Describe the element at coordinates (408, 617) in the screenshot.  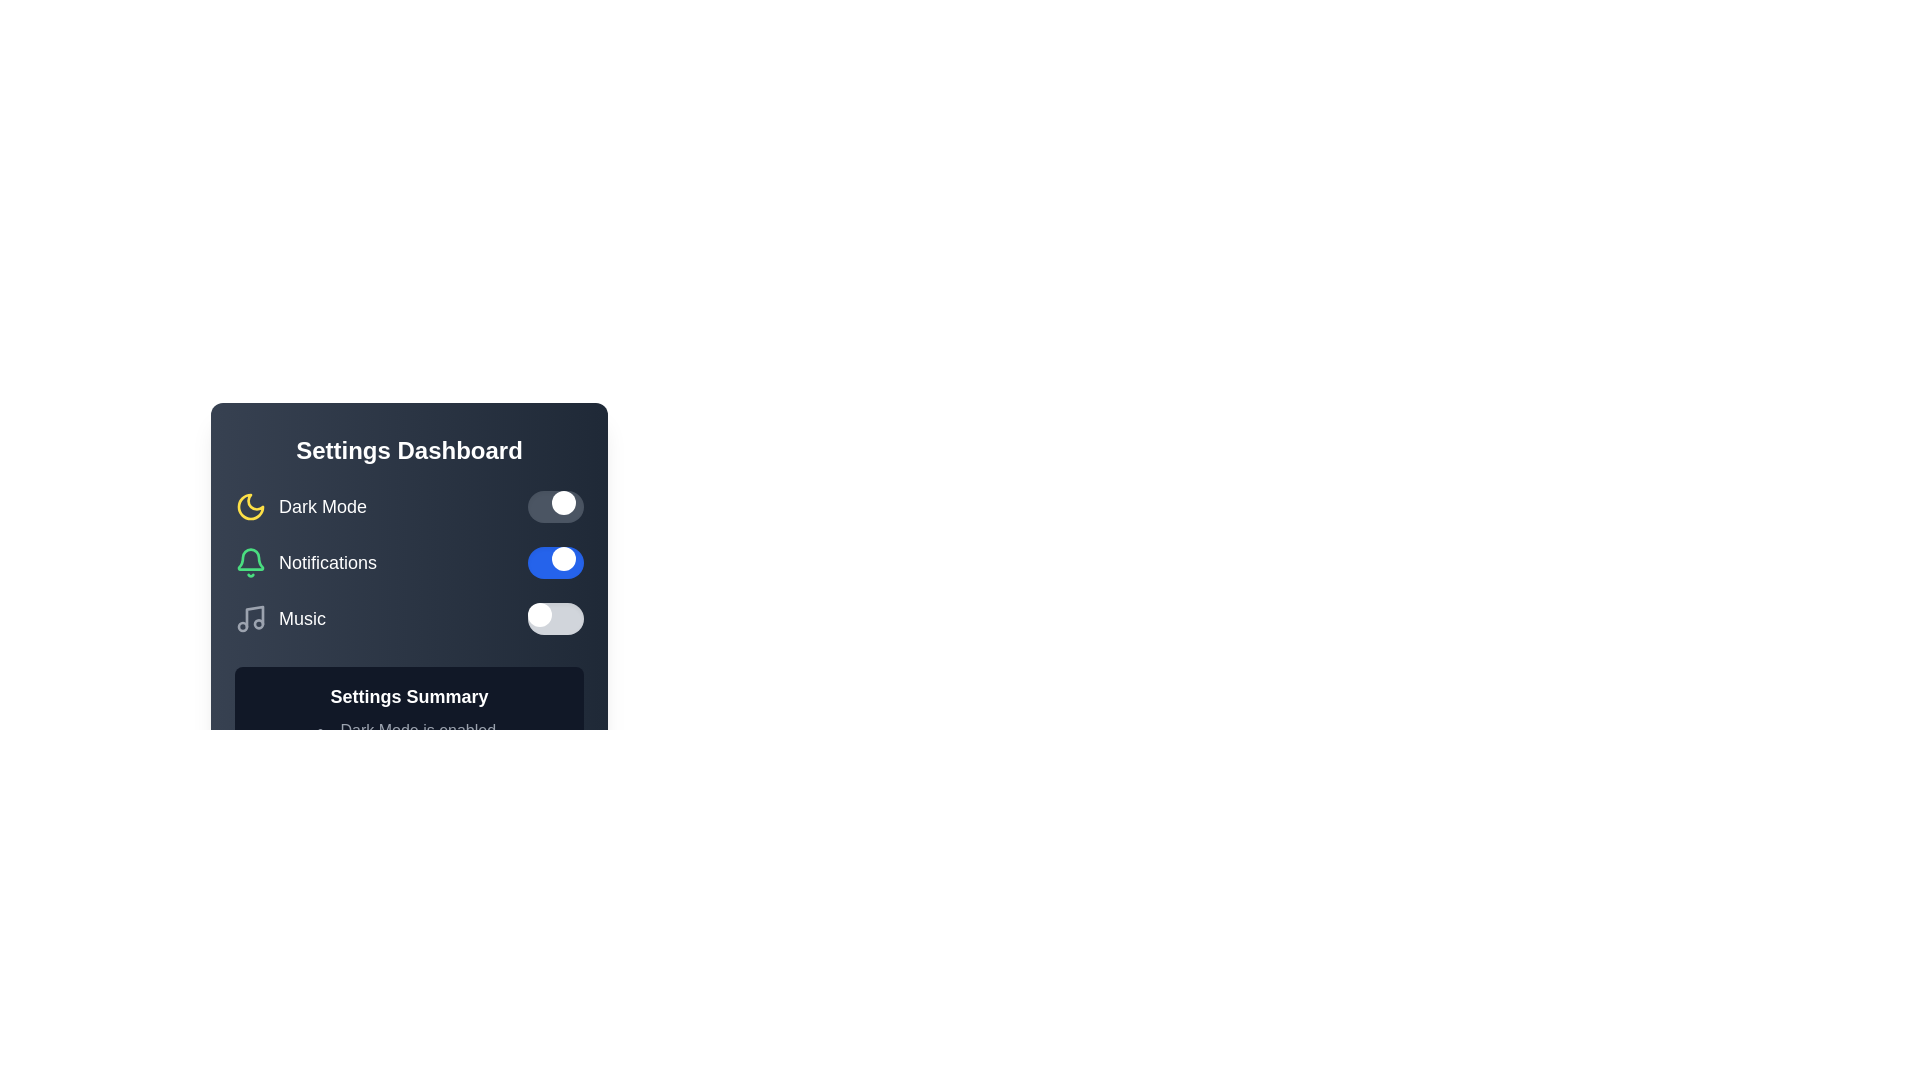
I see `the 'Music' labeled toggle switch to change its state` at that location.